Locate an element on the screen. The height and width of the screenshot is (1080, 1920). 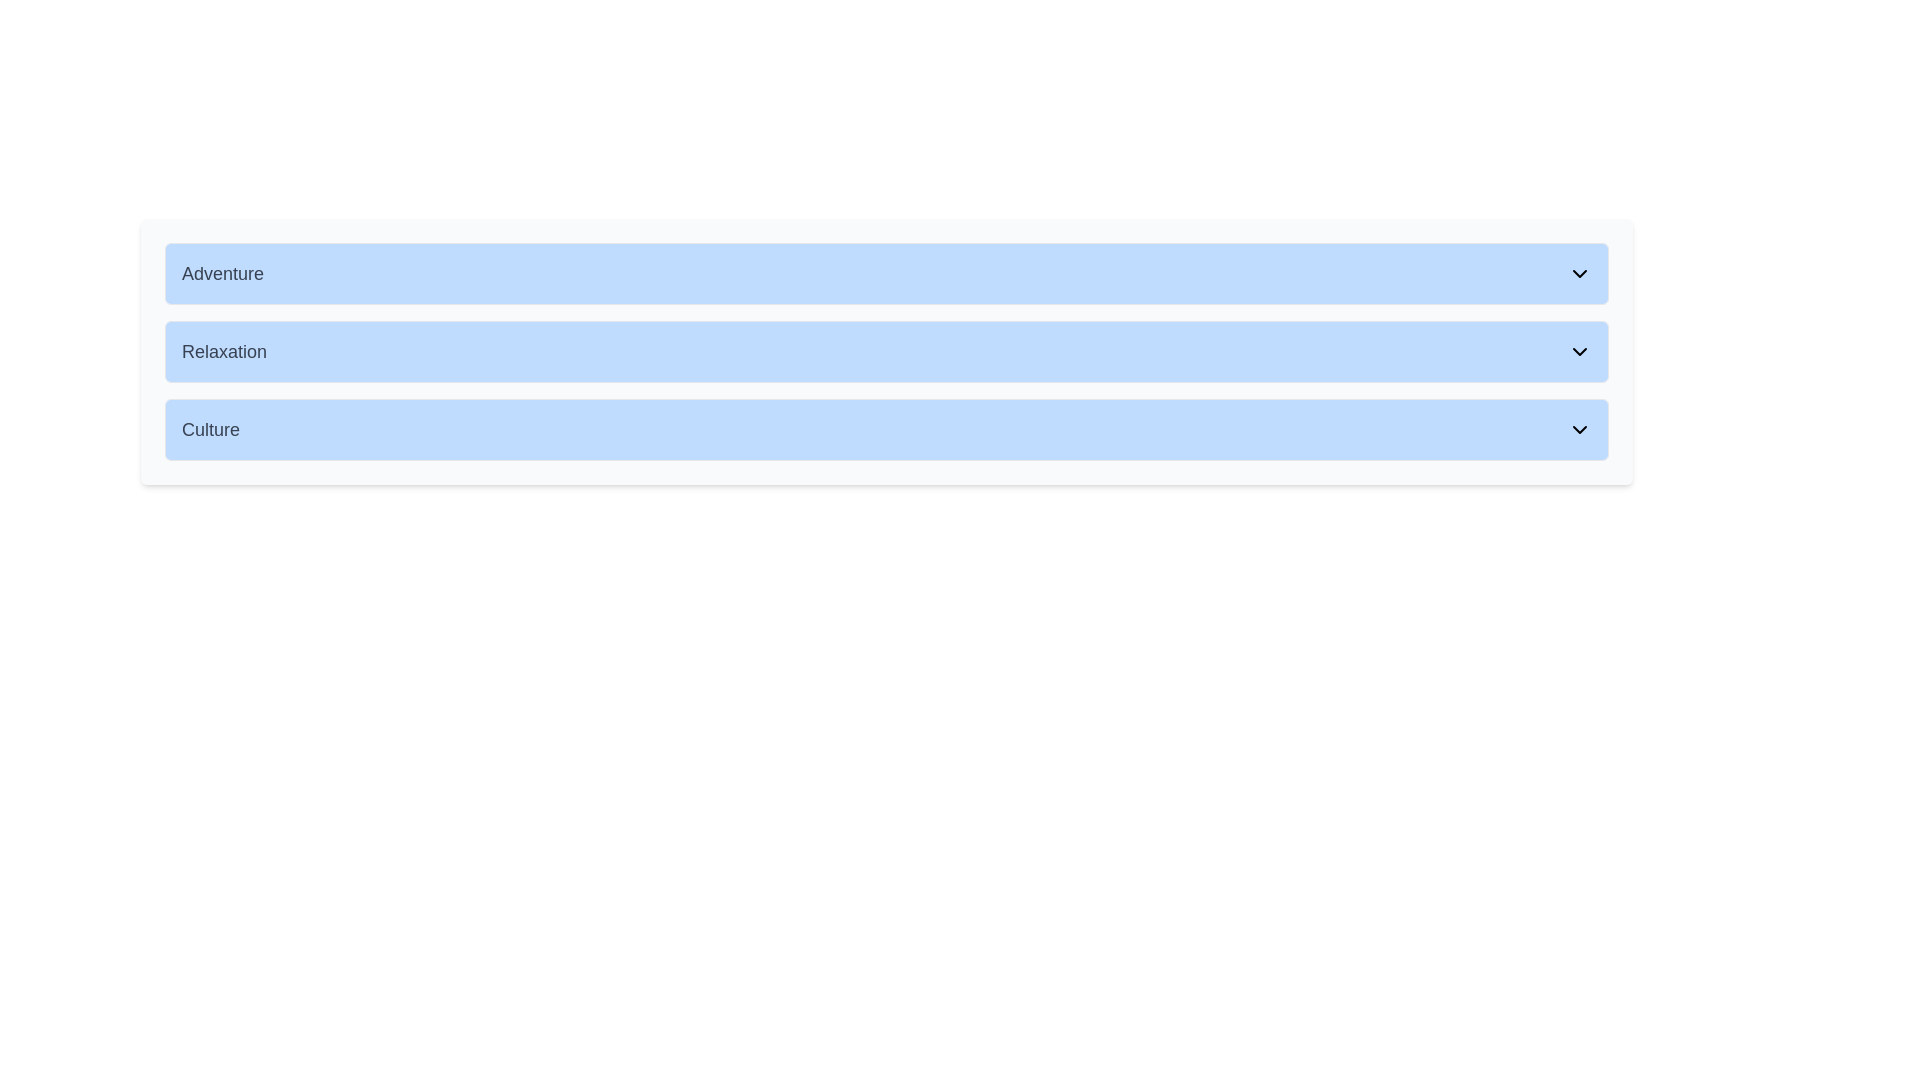
the yellow outlined star icon located to the right of the downward arrow in the blue rectangular area labeled 'Culture' is located at coordinates (1592, 422).